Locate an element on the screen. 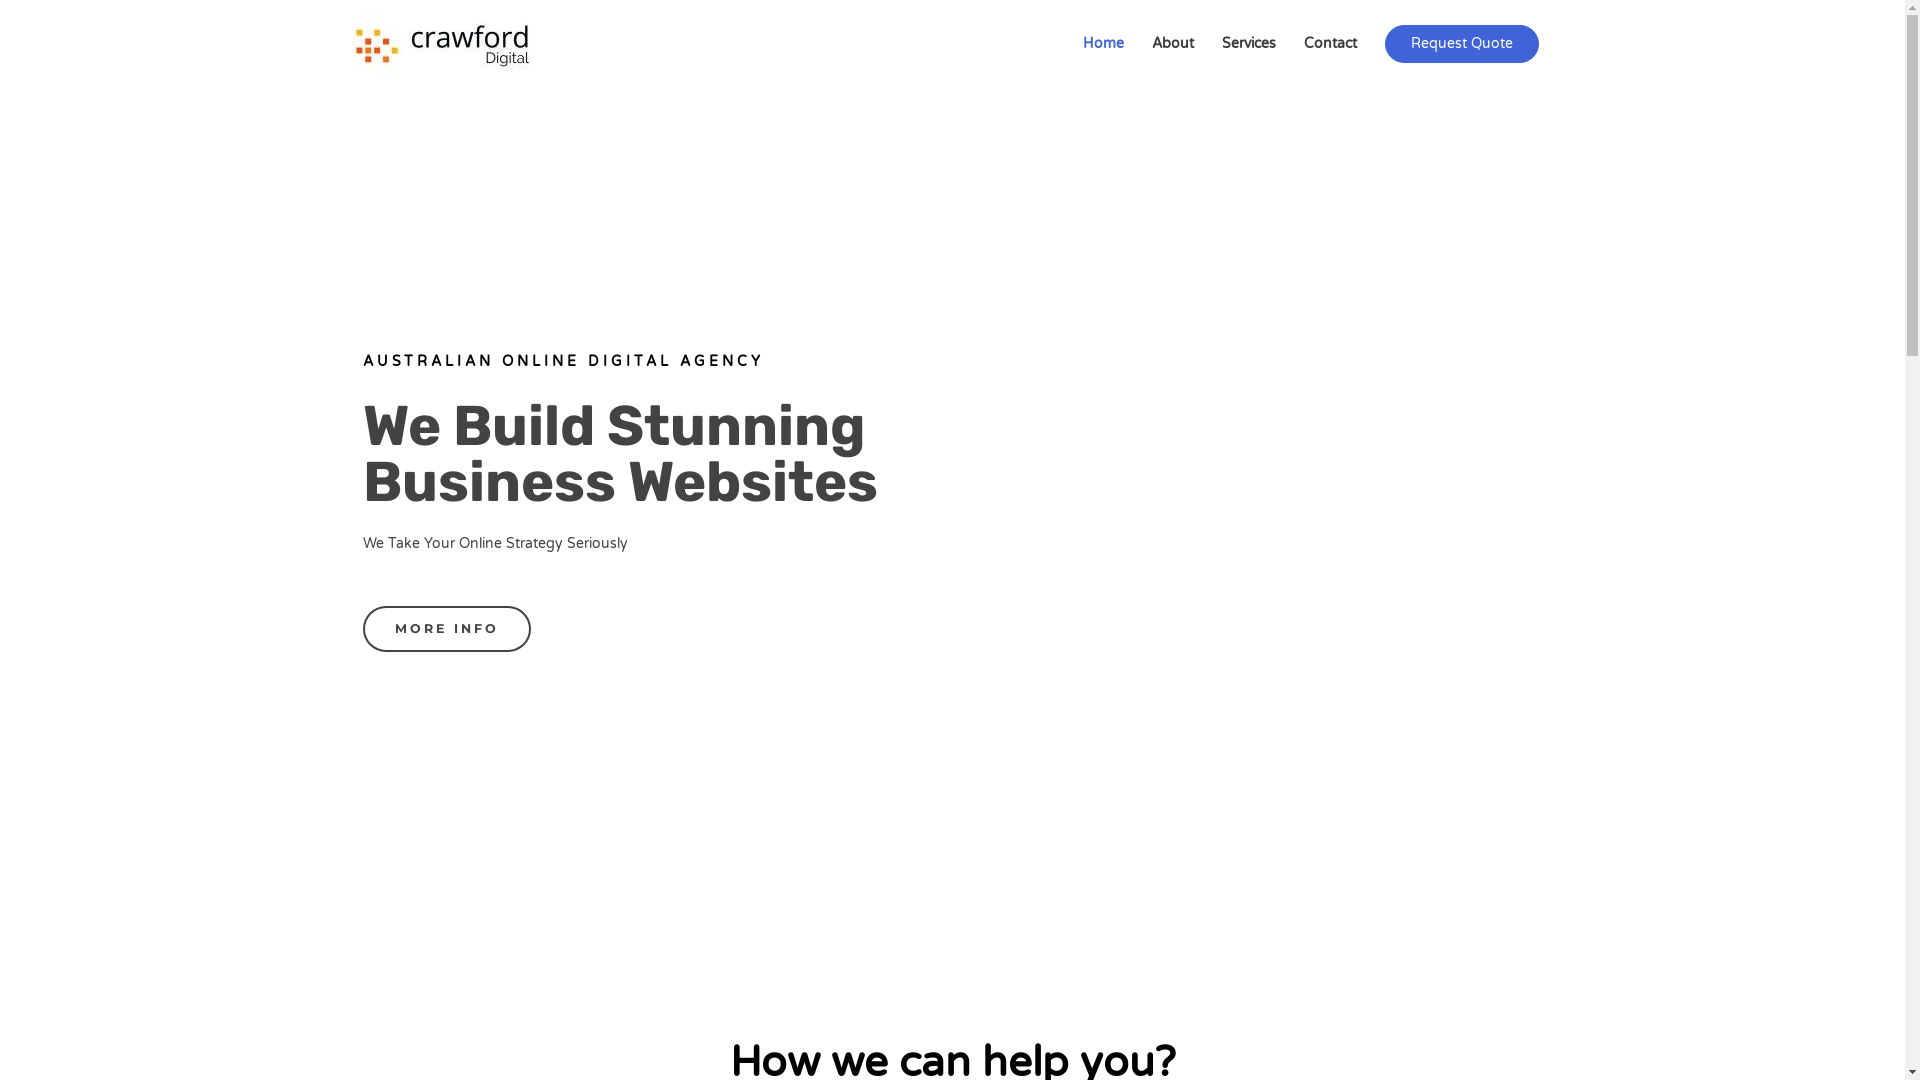  'Contact' is located at coordinates (1330, 43).